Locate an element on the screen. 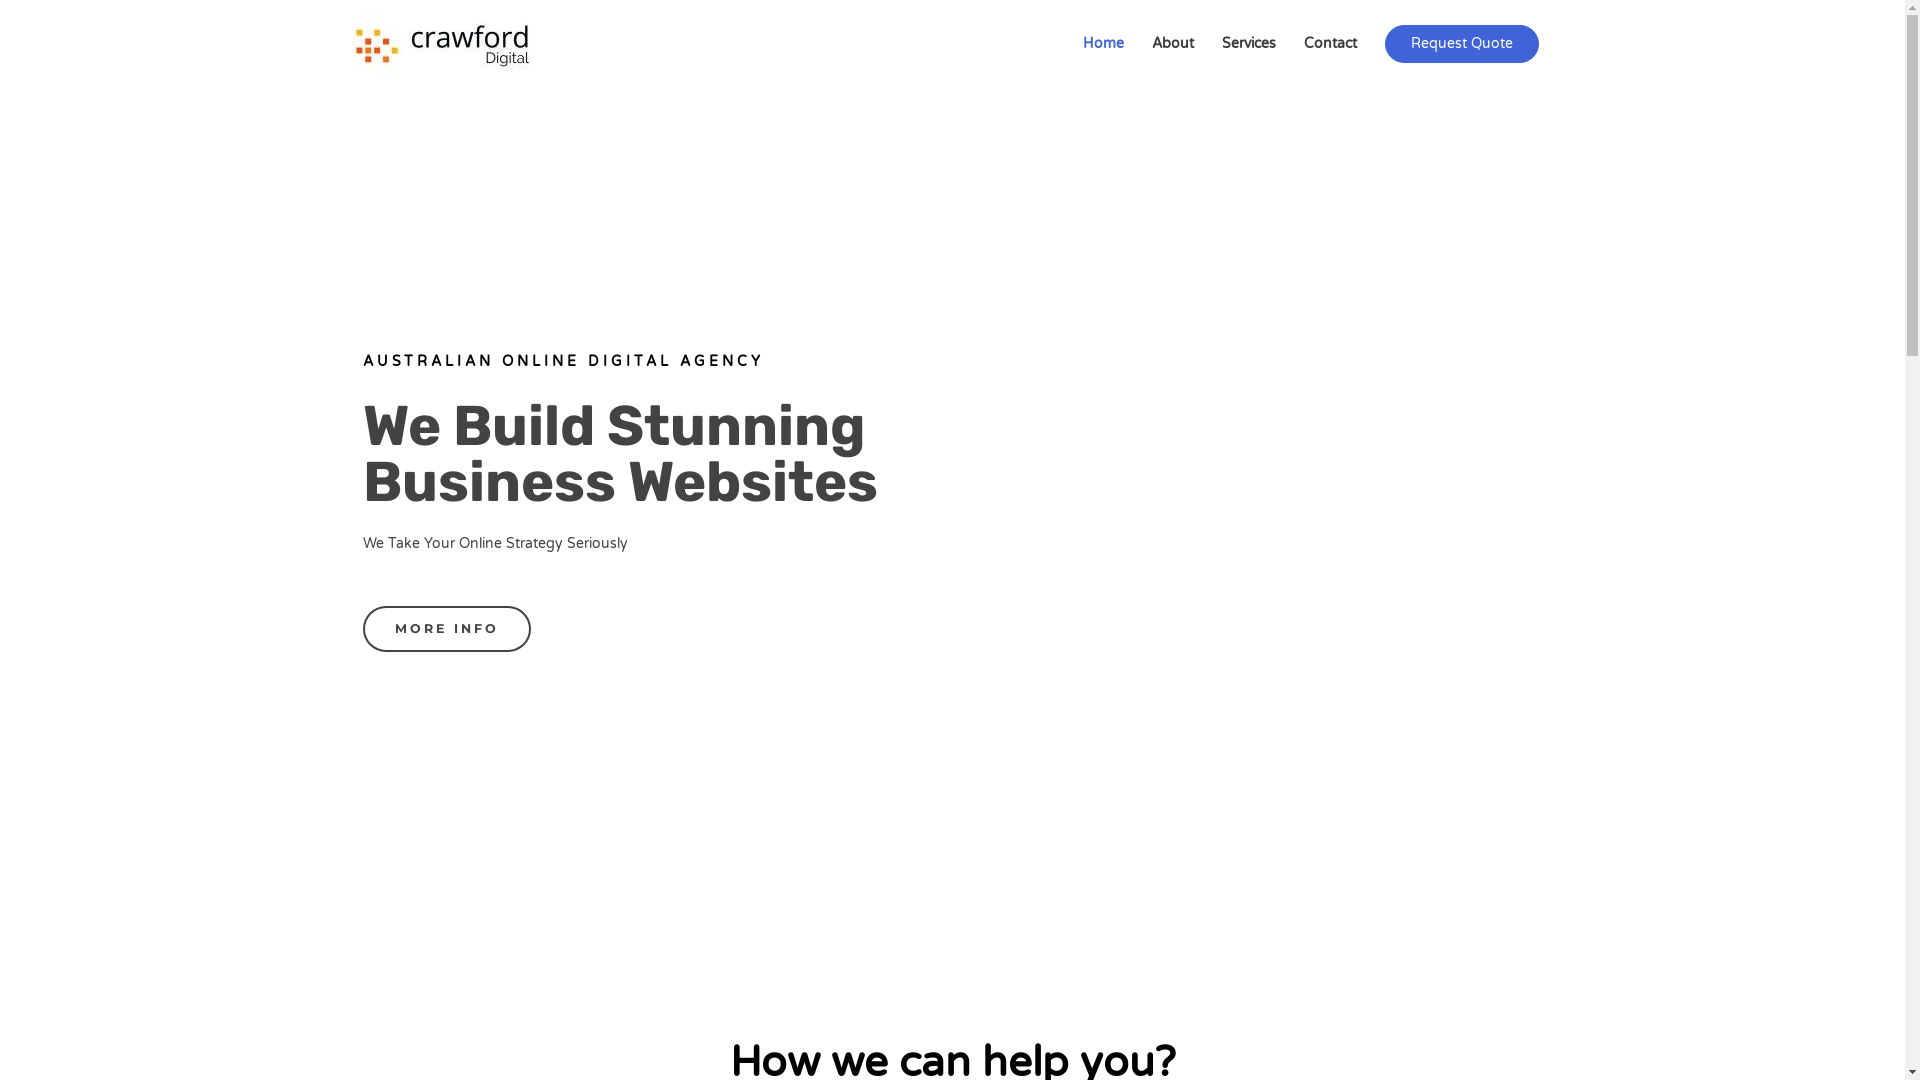  'Contact' is located at coordinates (1330, 43).